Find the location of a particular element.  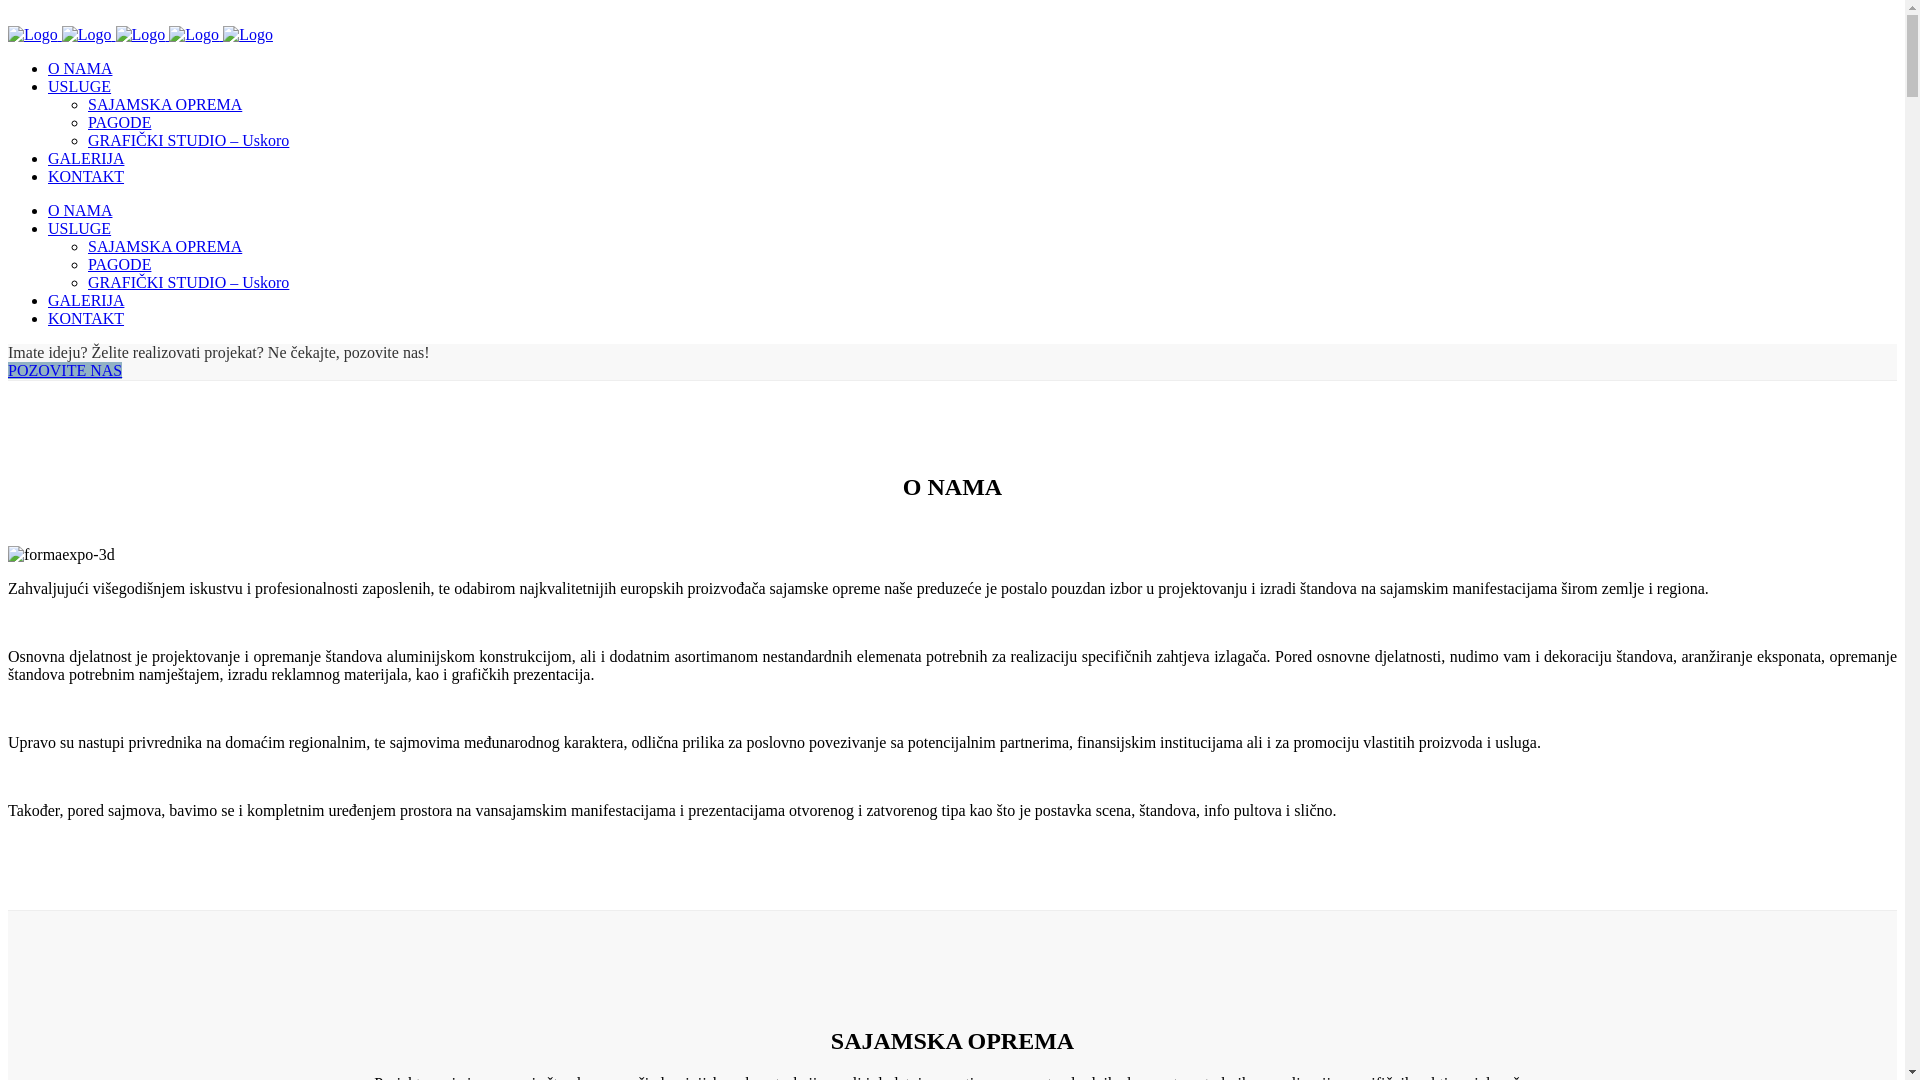

'USLUGE' is located at coordinates (79, 85).